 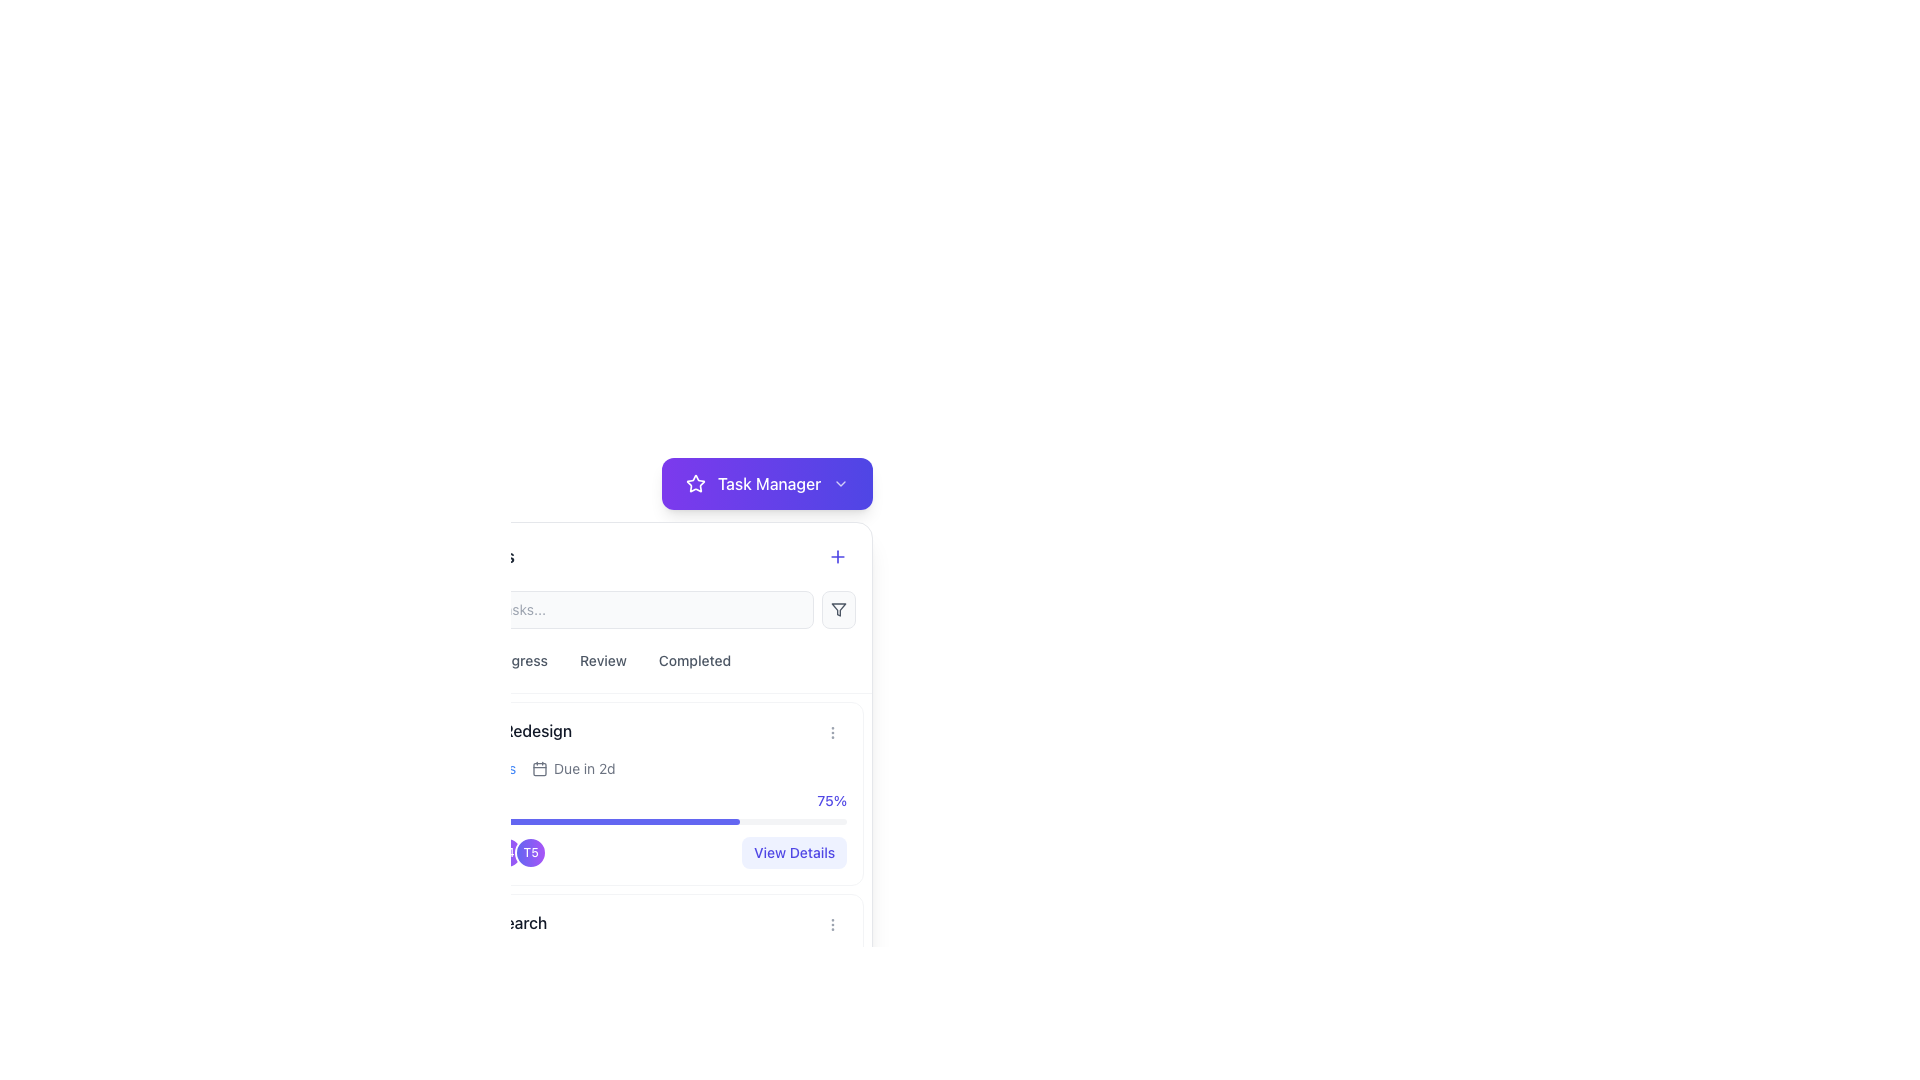 I want to click on the first circular badge labeled 'T1' with a gradient background transitioning from indigo to purple, located at the bottom of the interface, so click(x=434, y=852).